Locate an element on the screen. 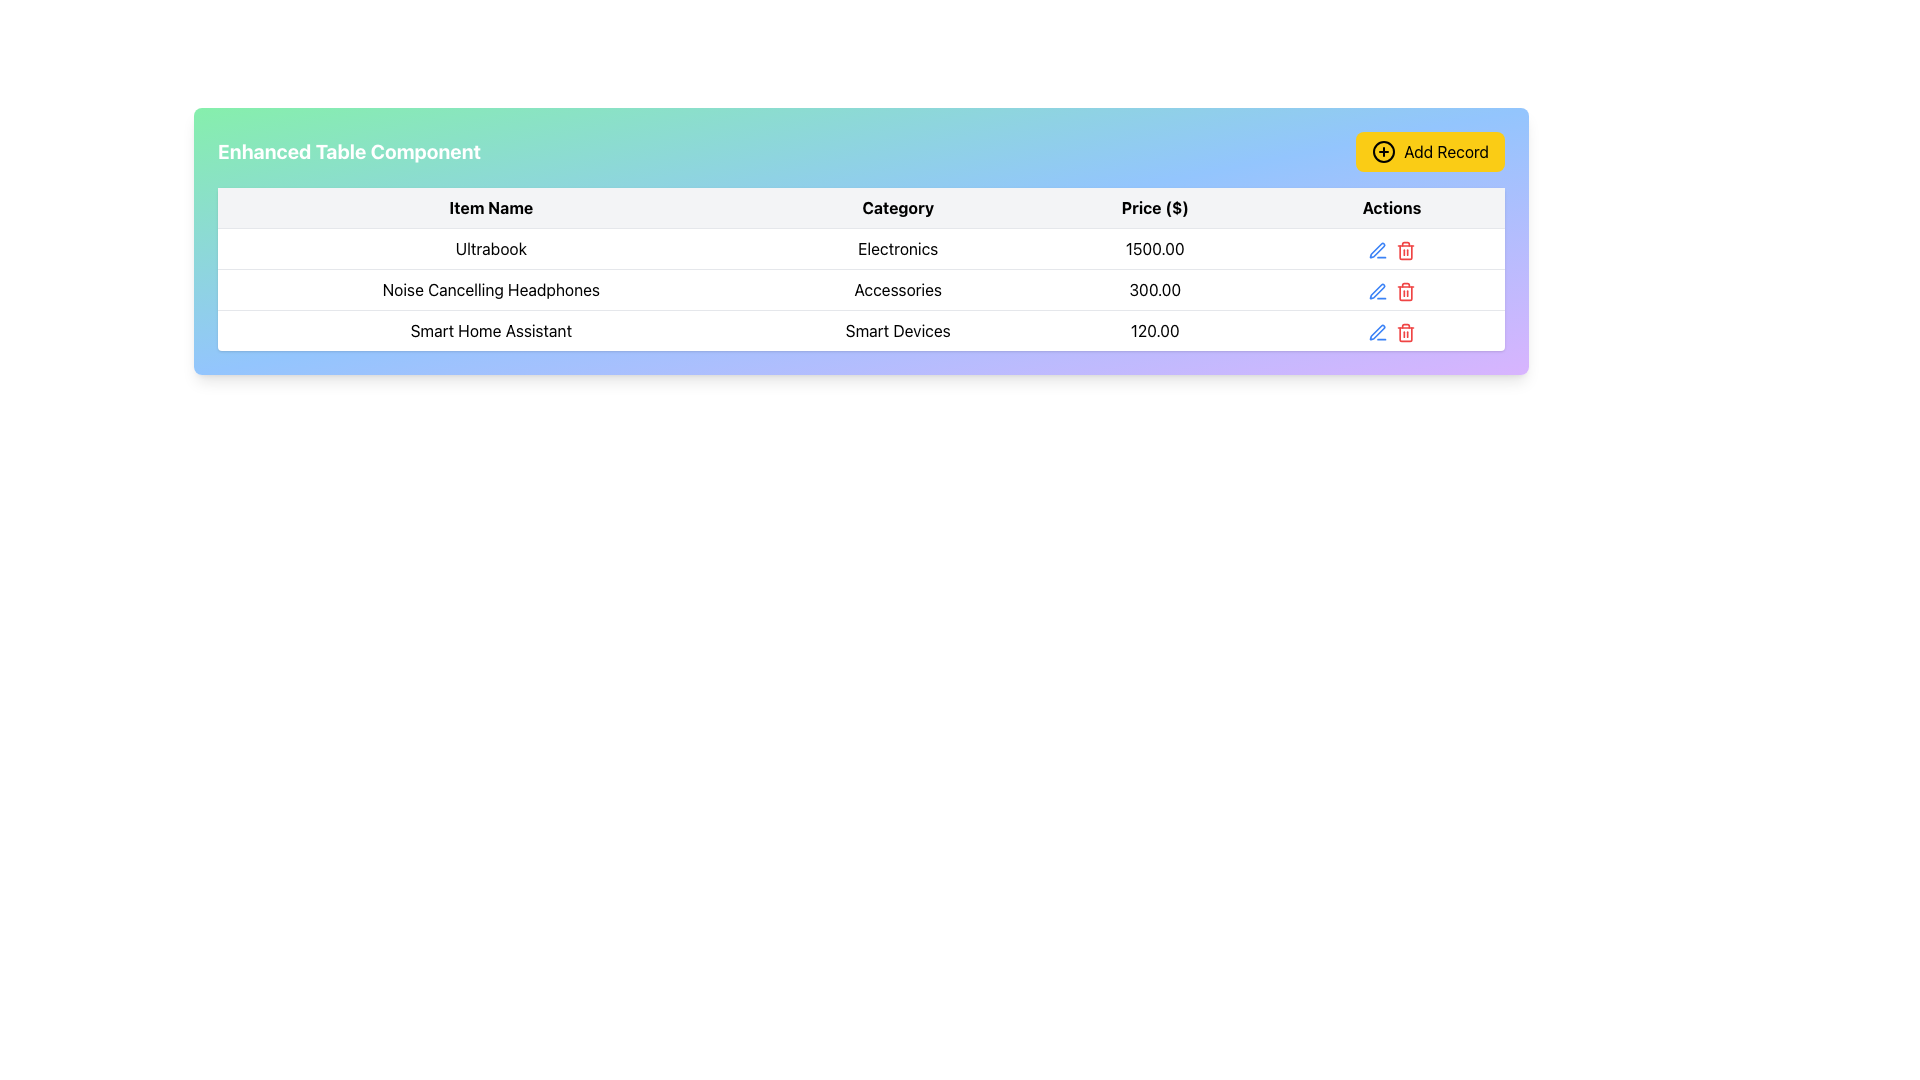 The image size is (1920, 1080). the Action icon (Pen icon) in the Actions column of the third row is located at coordinates (1376, 331).